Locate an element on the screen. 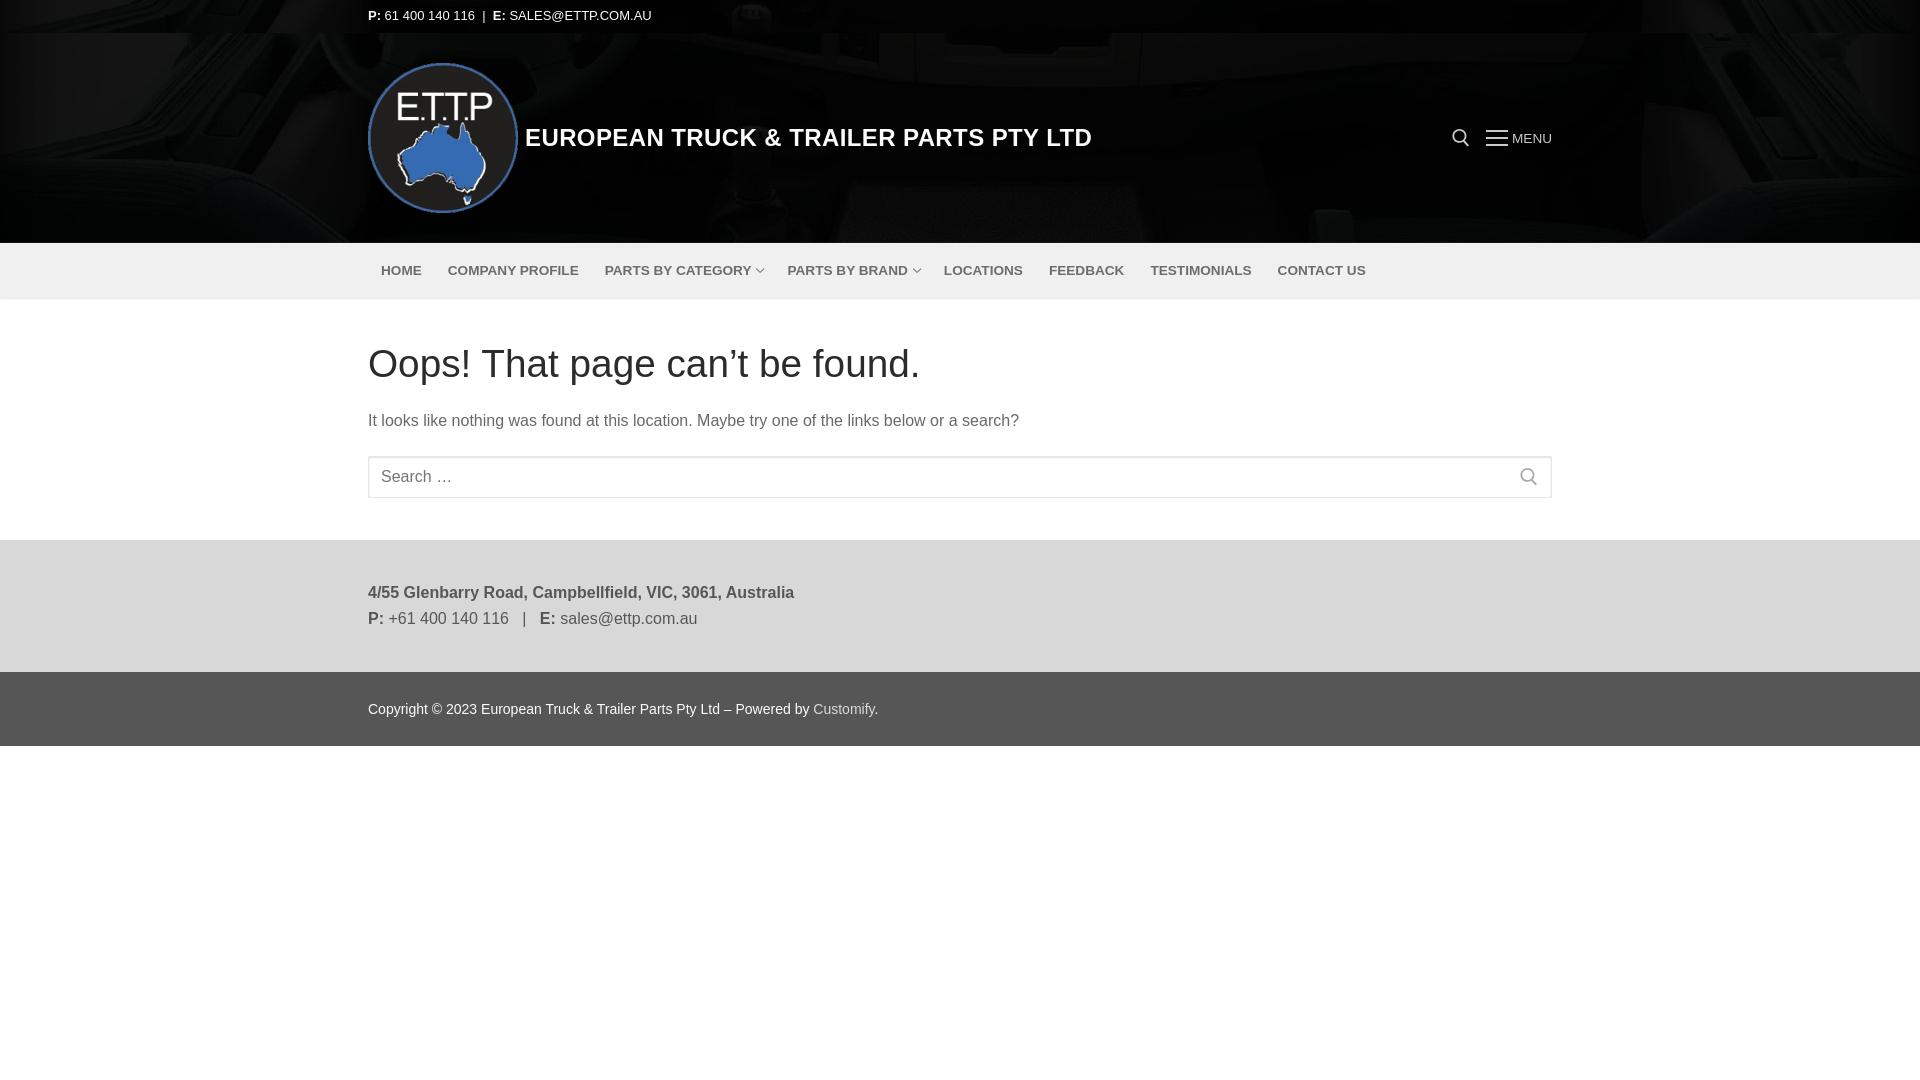 Image resolution: width=1920 pixels, height=1080 pixels. 'PARTS BY BRAND is located at coordinates (851, 270).